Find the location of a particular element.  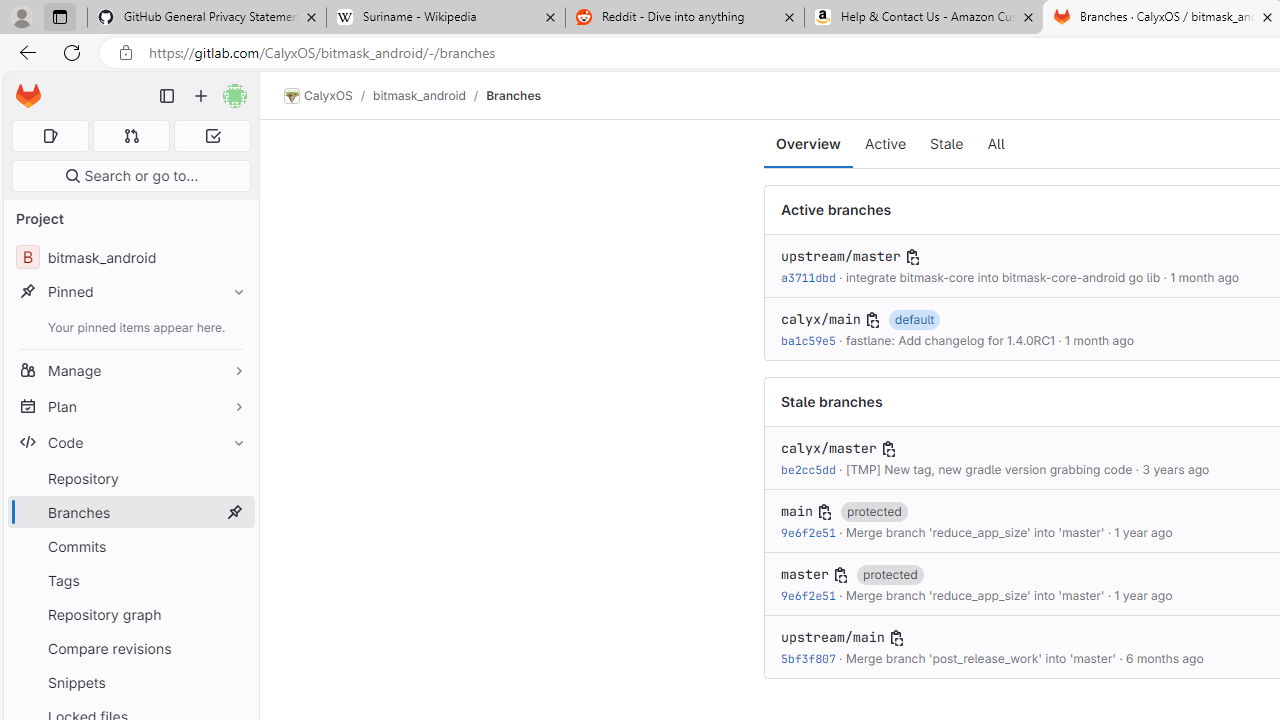

'Pin Repository' is located at coordinates (234, 478).